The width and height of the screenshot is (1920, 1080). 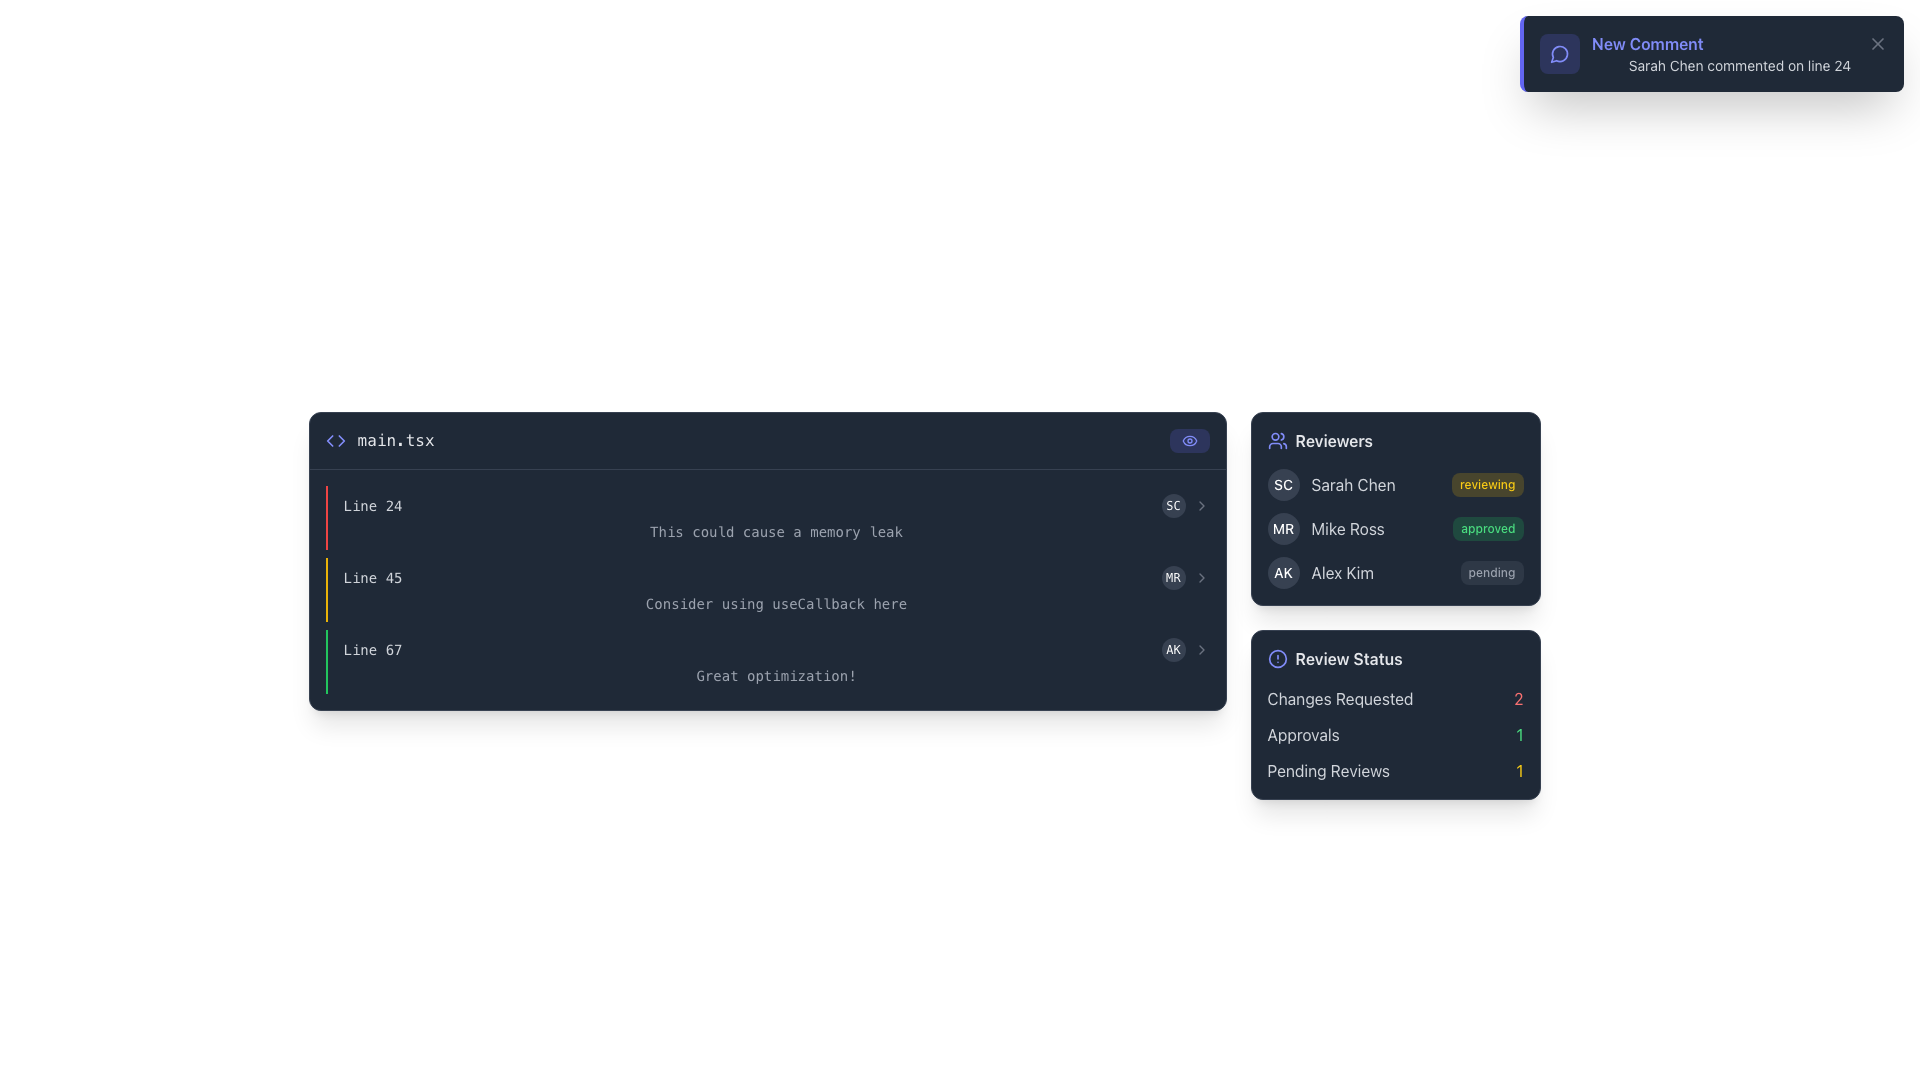 I want to click on the list item labeled 'Line 45' with the metadata 'MR', so click(x=775, y=578).